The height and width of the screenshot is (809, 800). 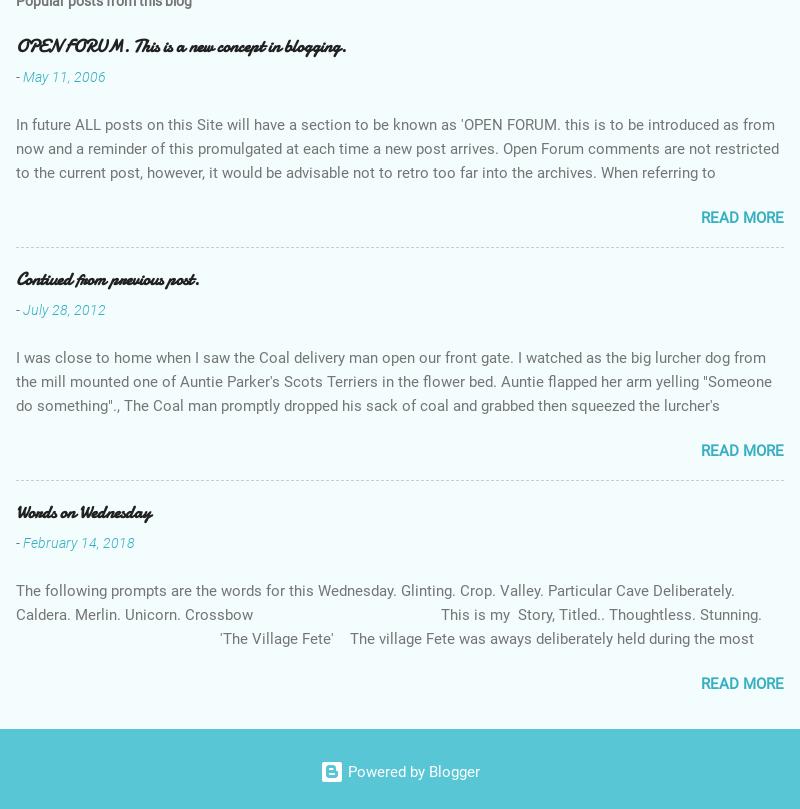 I want to click on 'Words on Wednesday', so click(x=83, y=510).